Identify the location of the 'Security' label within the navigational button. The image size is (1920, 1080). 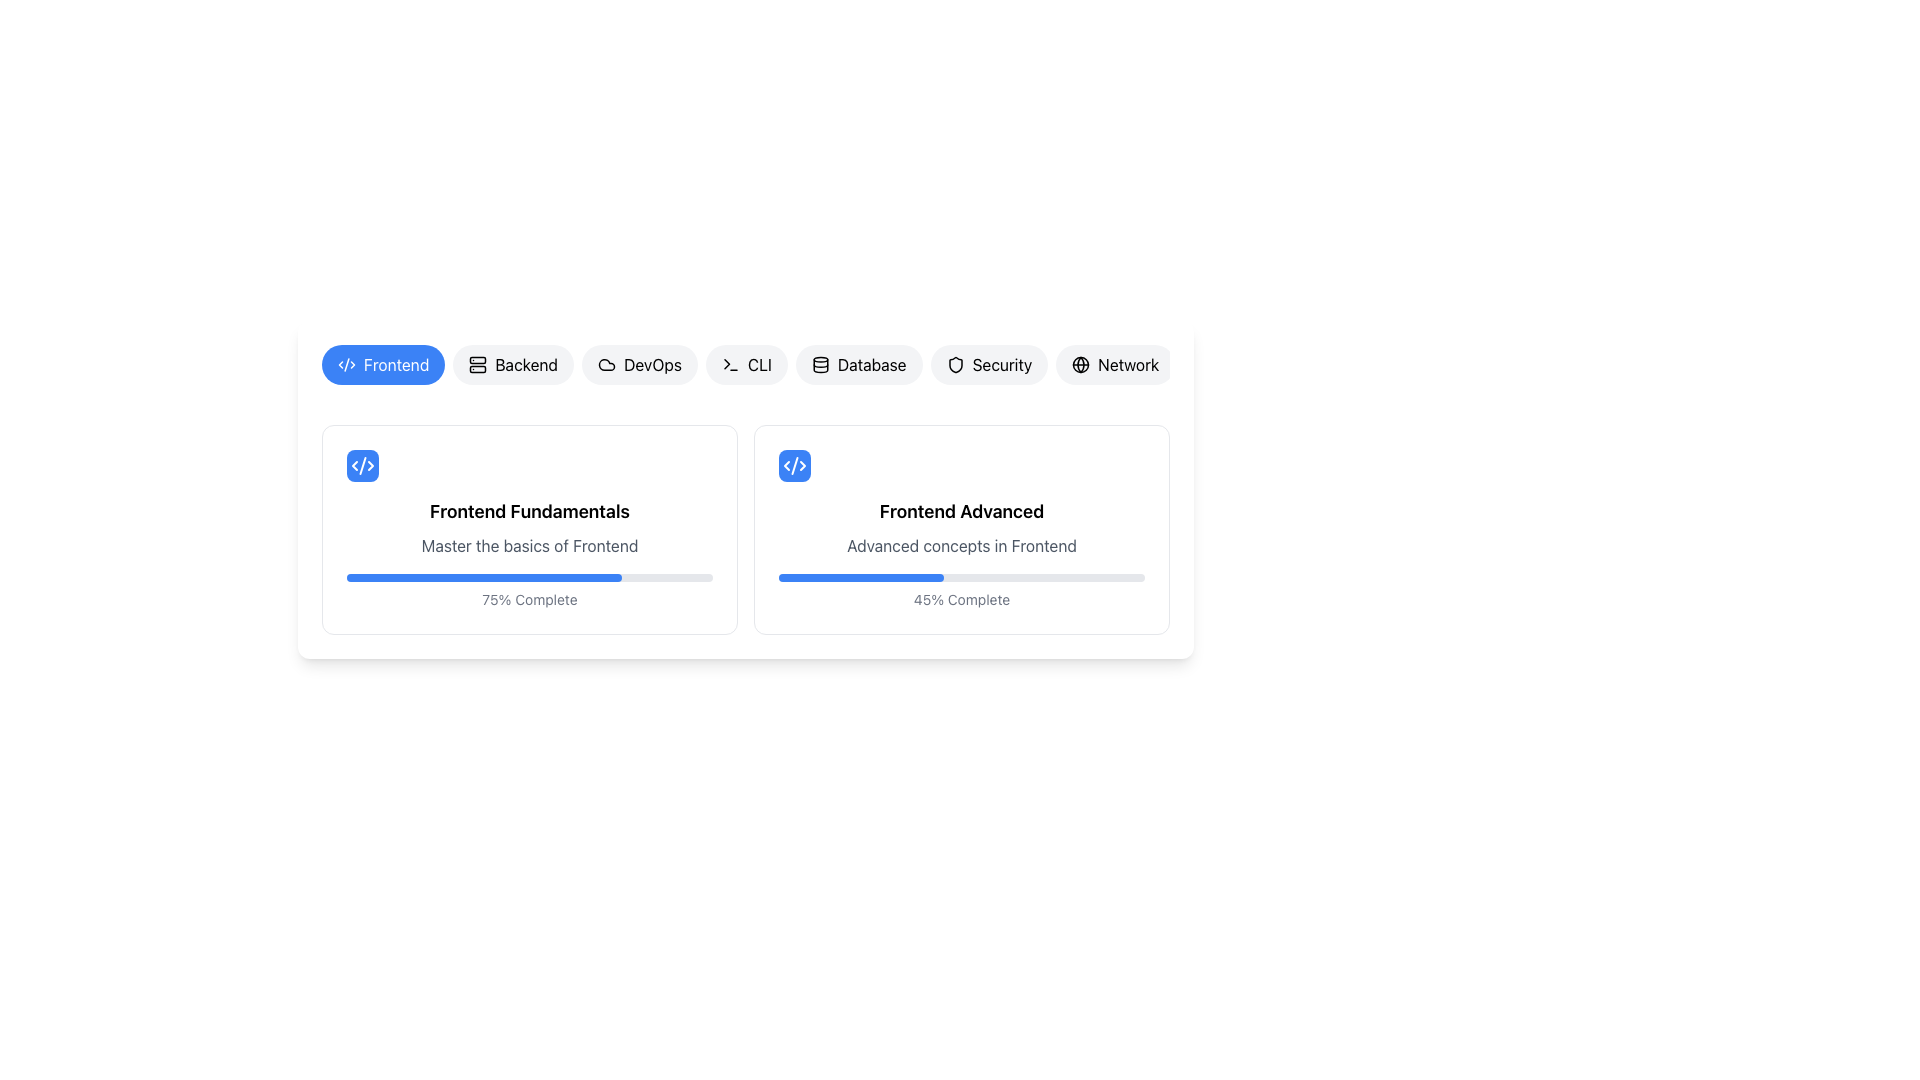
(1002, 365).